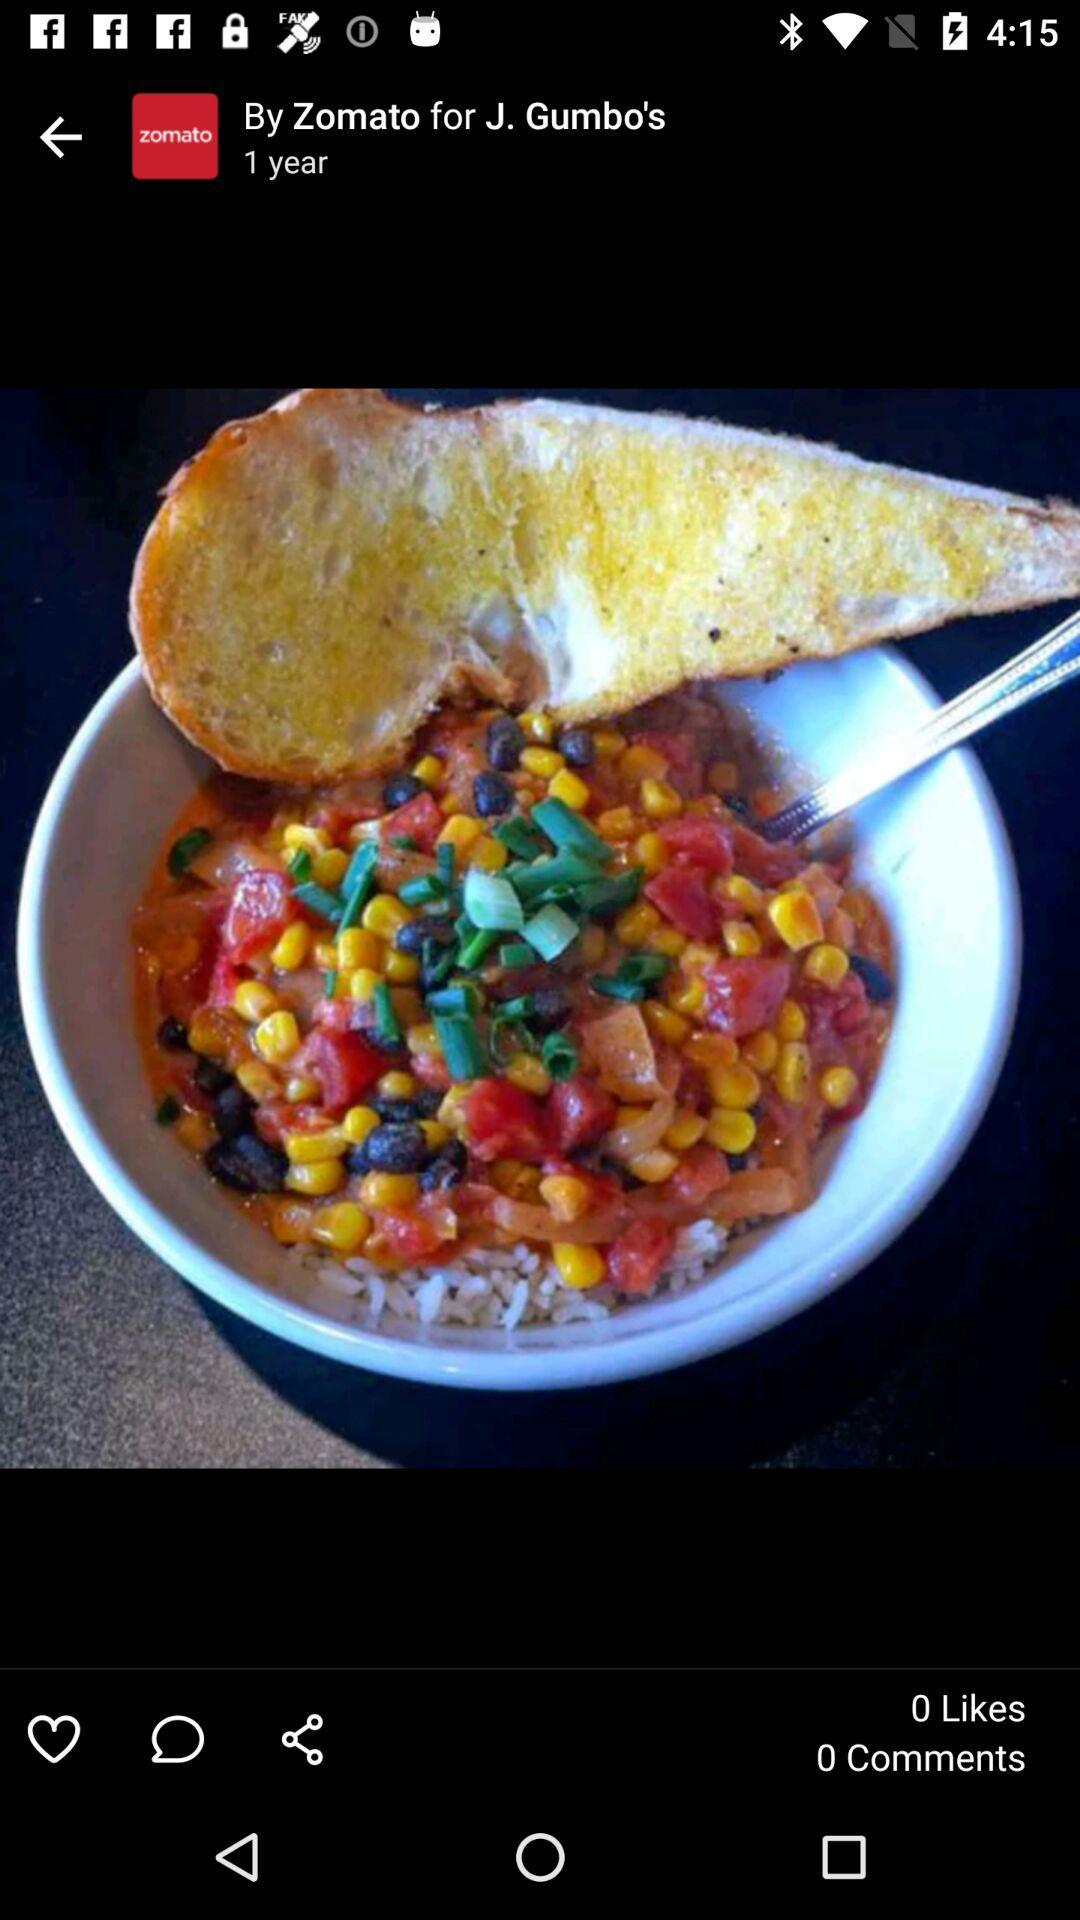 The width and height of the screenshot is (1080, 1920). What do you see at coordinates (302, 1737) in the screenshot?
I see `the icon to the left of the 0 comments icon` at bounding box center [302, 1737].